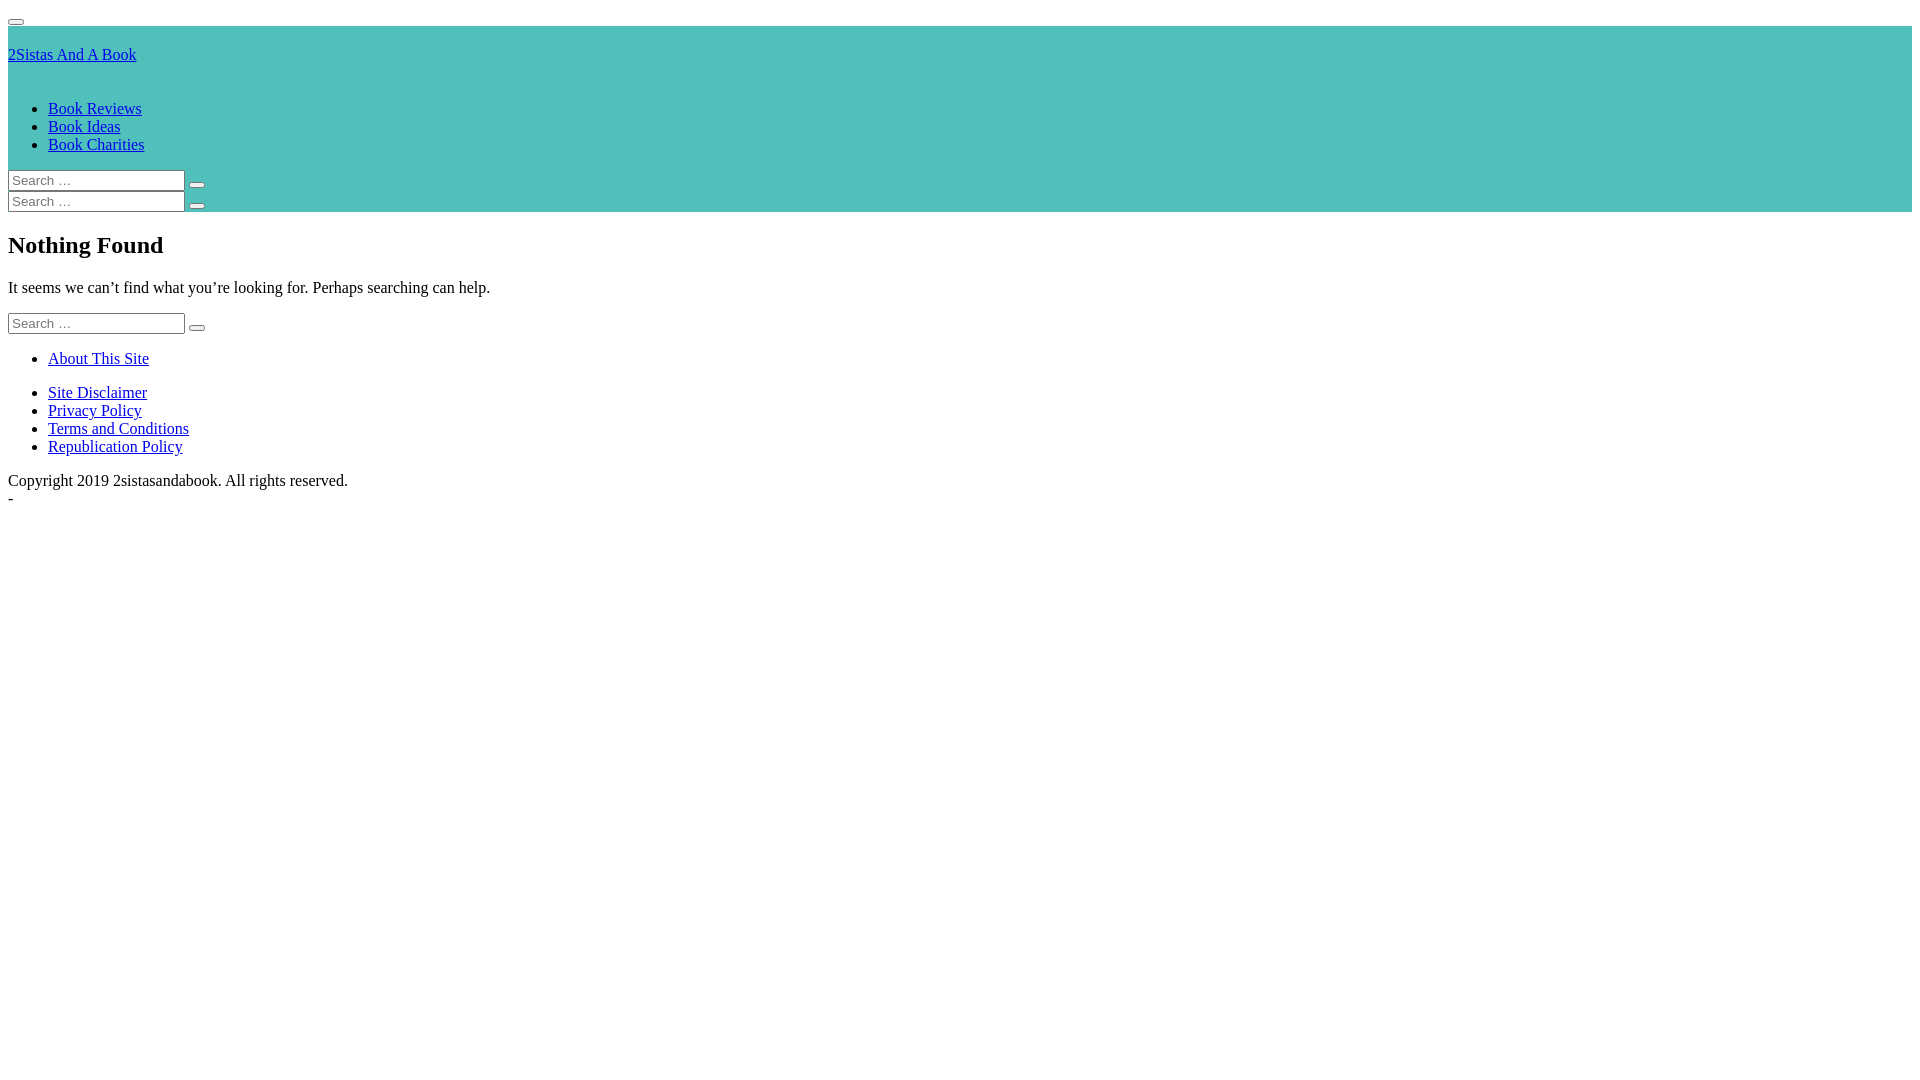  What do you see at coordinates (94, 108) in the screenshot?
I see `'Book Reviews'` at bounding box center [94, 108].